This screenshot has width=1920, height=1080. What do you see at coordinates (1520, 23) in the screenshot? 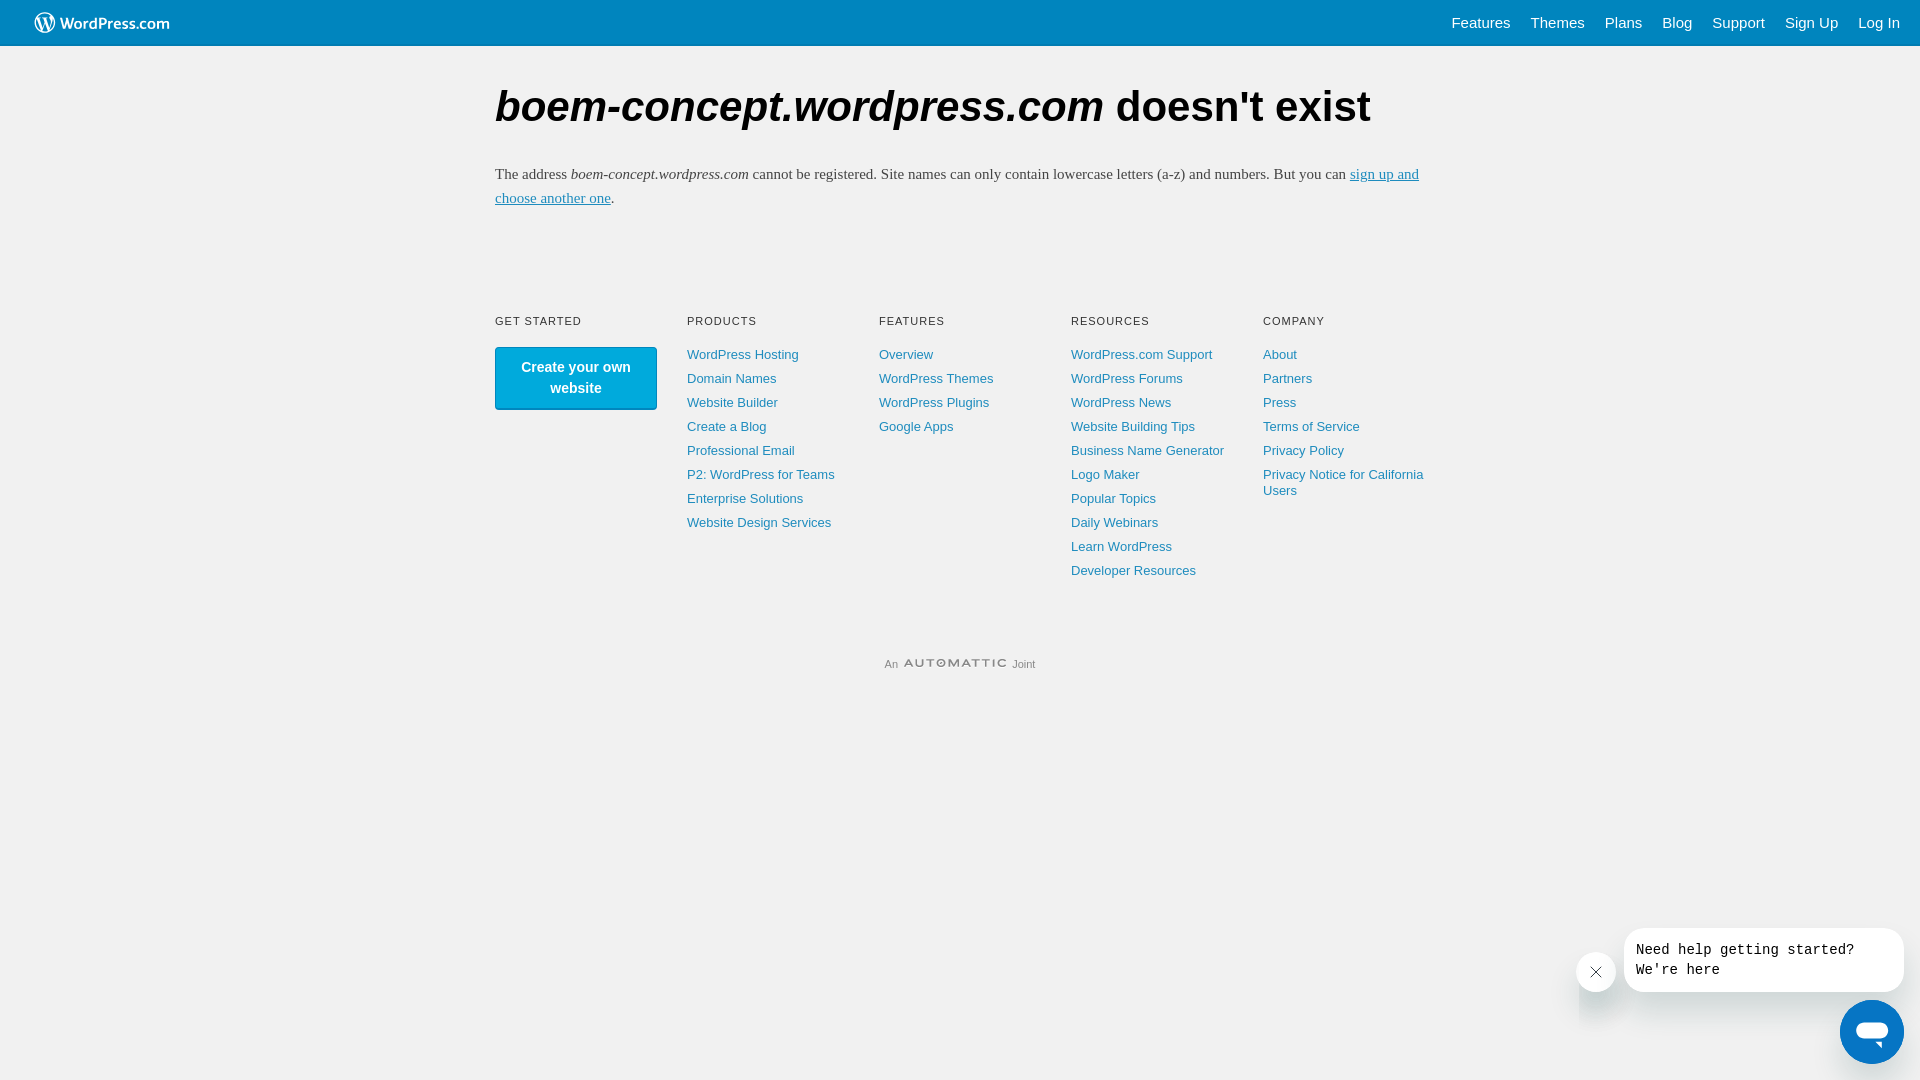
I see `'Themes'` at bounding box center [1520, 23].